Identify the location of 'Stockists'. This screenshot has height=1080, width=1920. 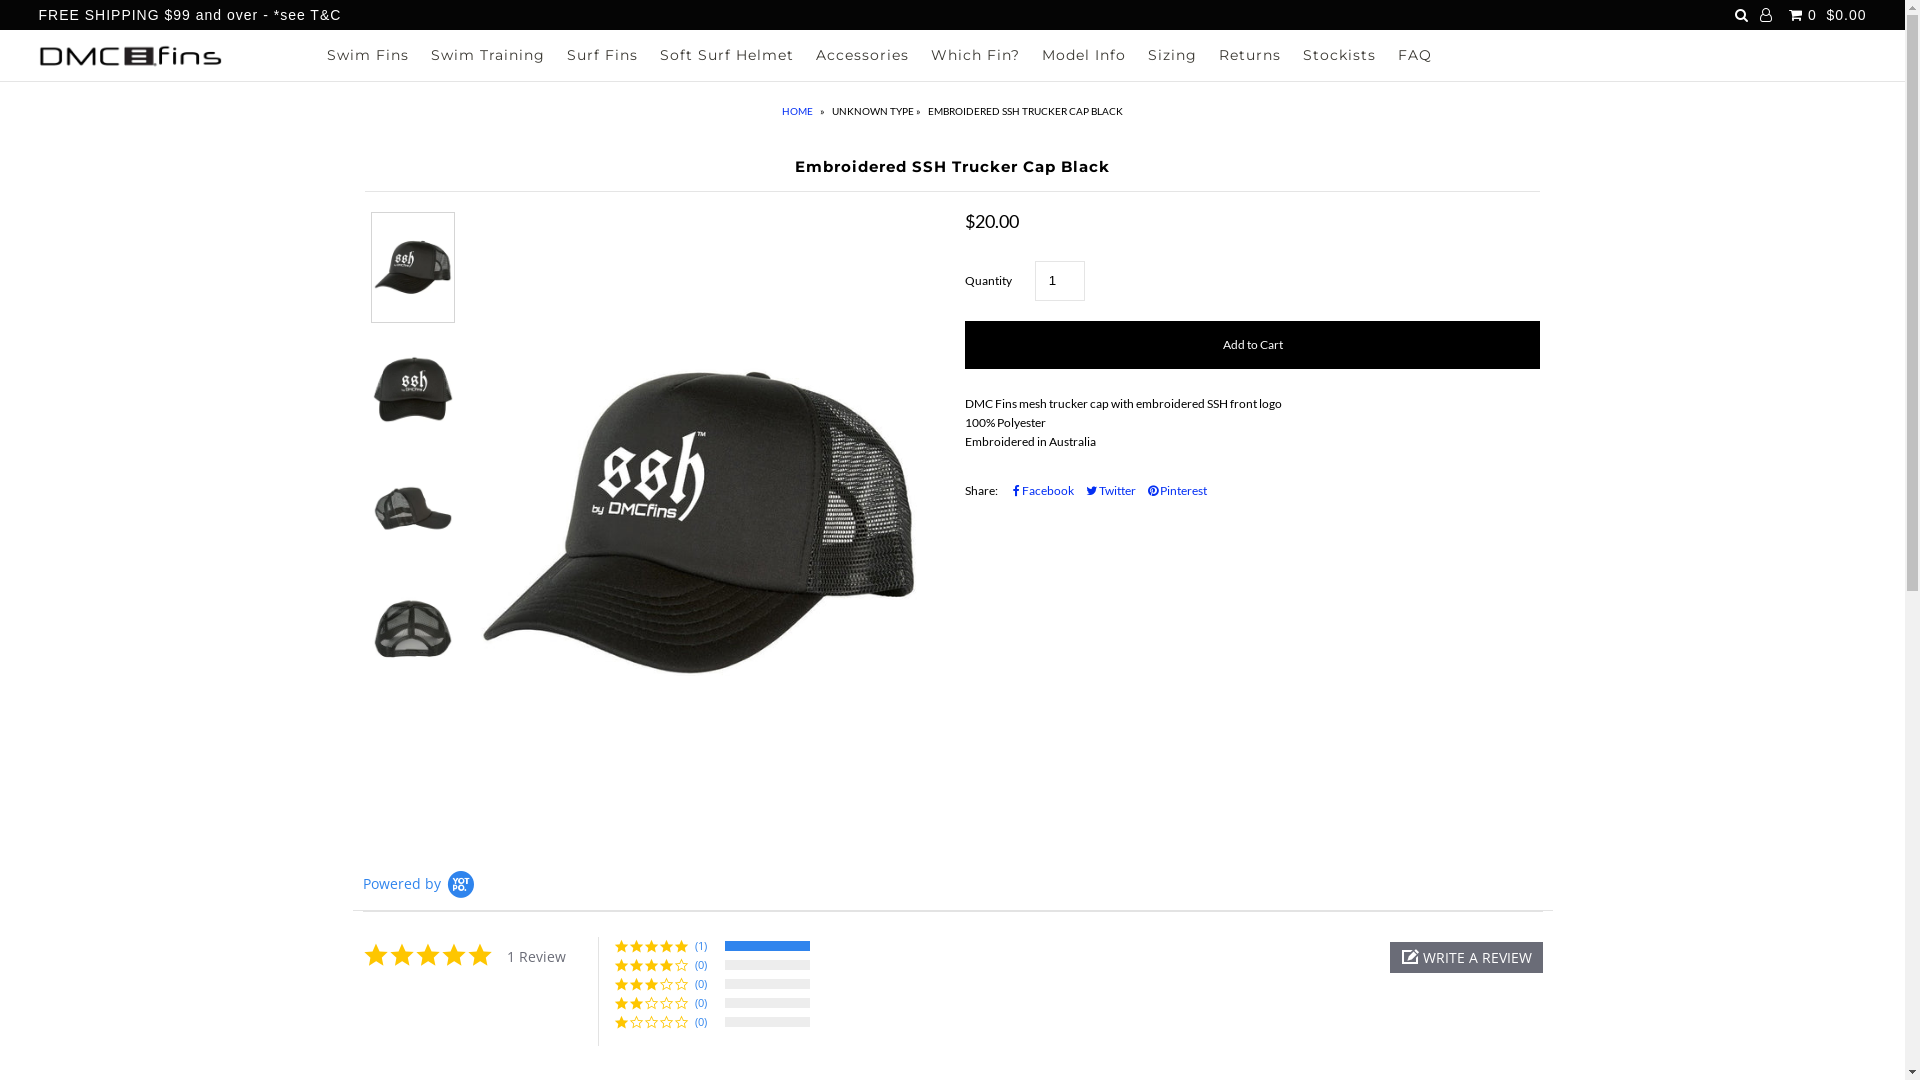
(1339, 53).